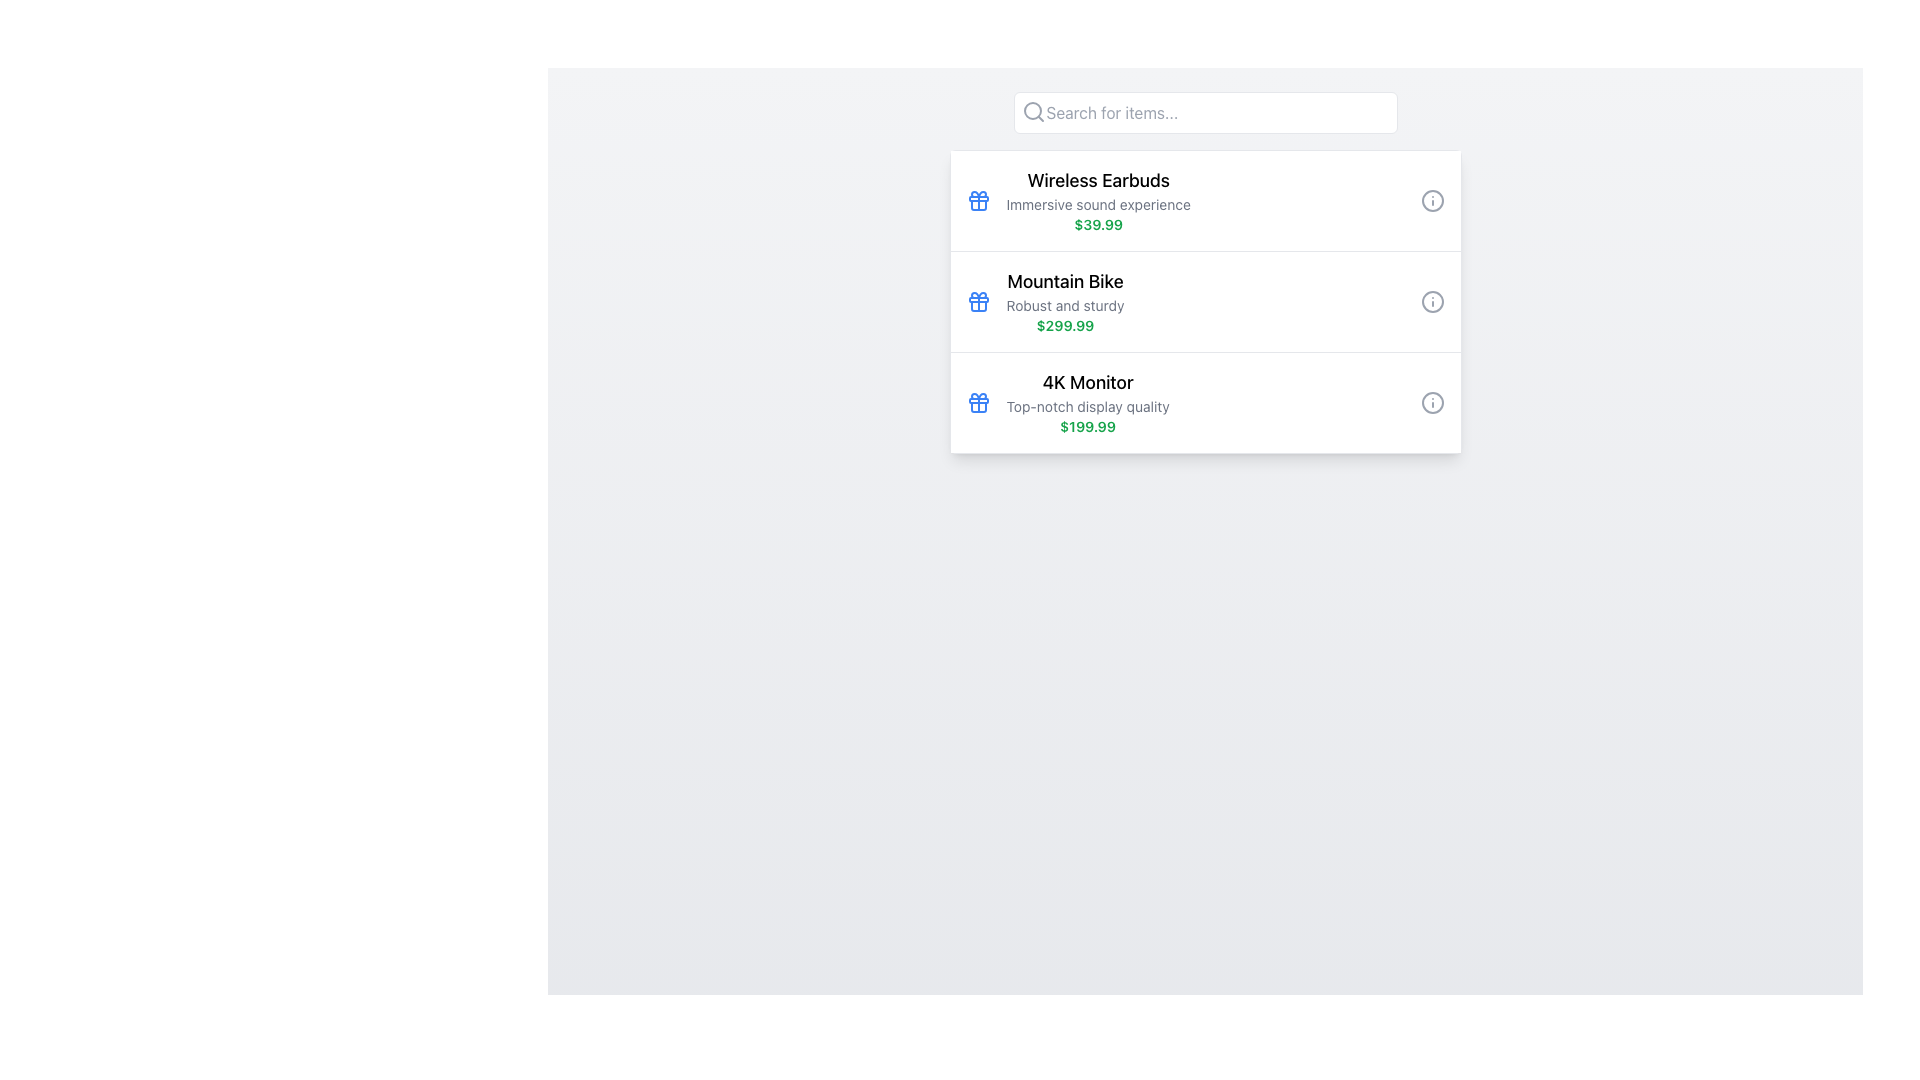 Image resolution: width=1920 pixels, height=1080 pixels. I want to click on the second item in the product list, so click(1204, 301).